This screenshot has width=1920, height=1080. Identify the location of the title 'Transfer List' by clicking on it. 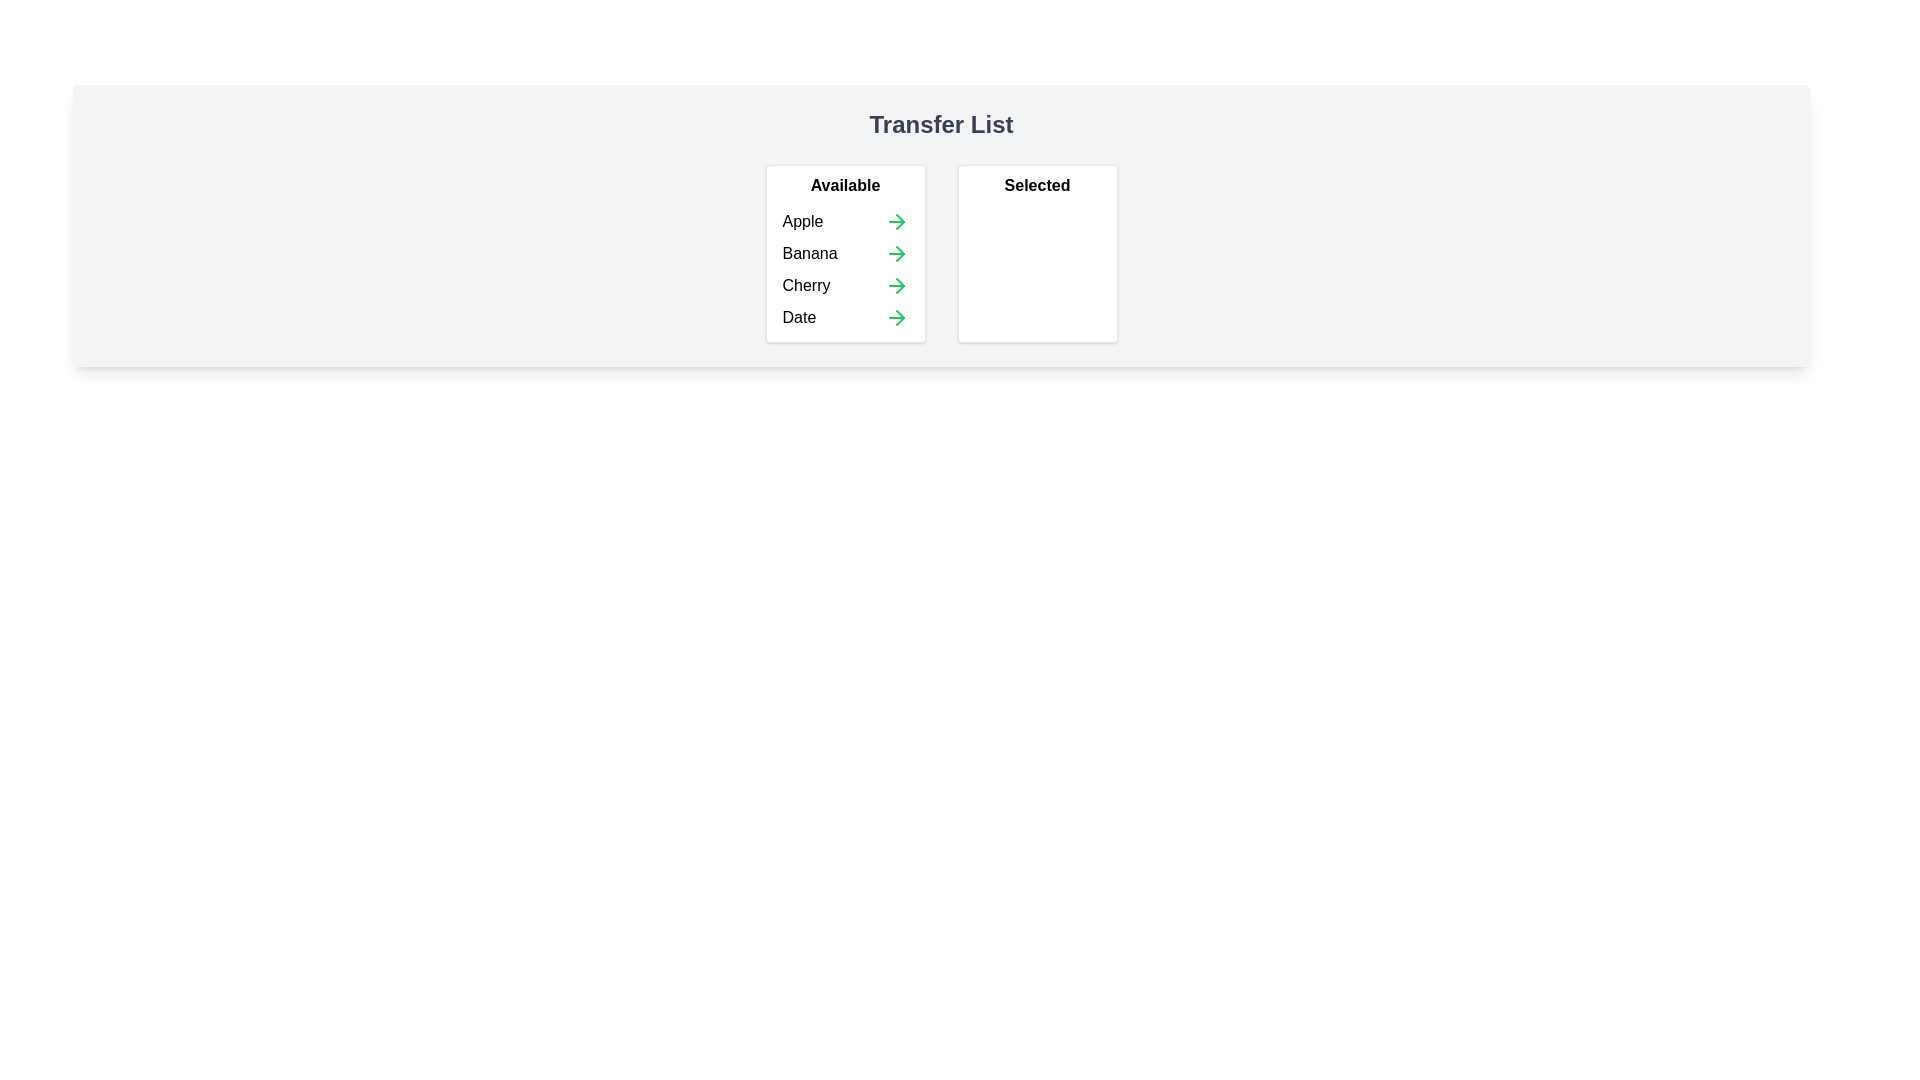
(939, 124).